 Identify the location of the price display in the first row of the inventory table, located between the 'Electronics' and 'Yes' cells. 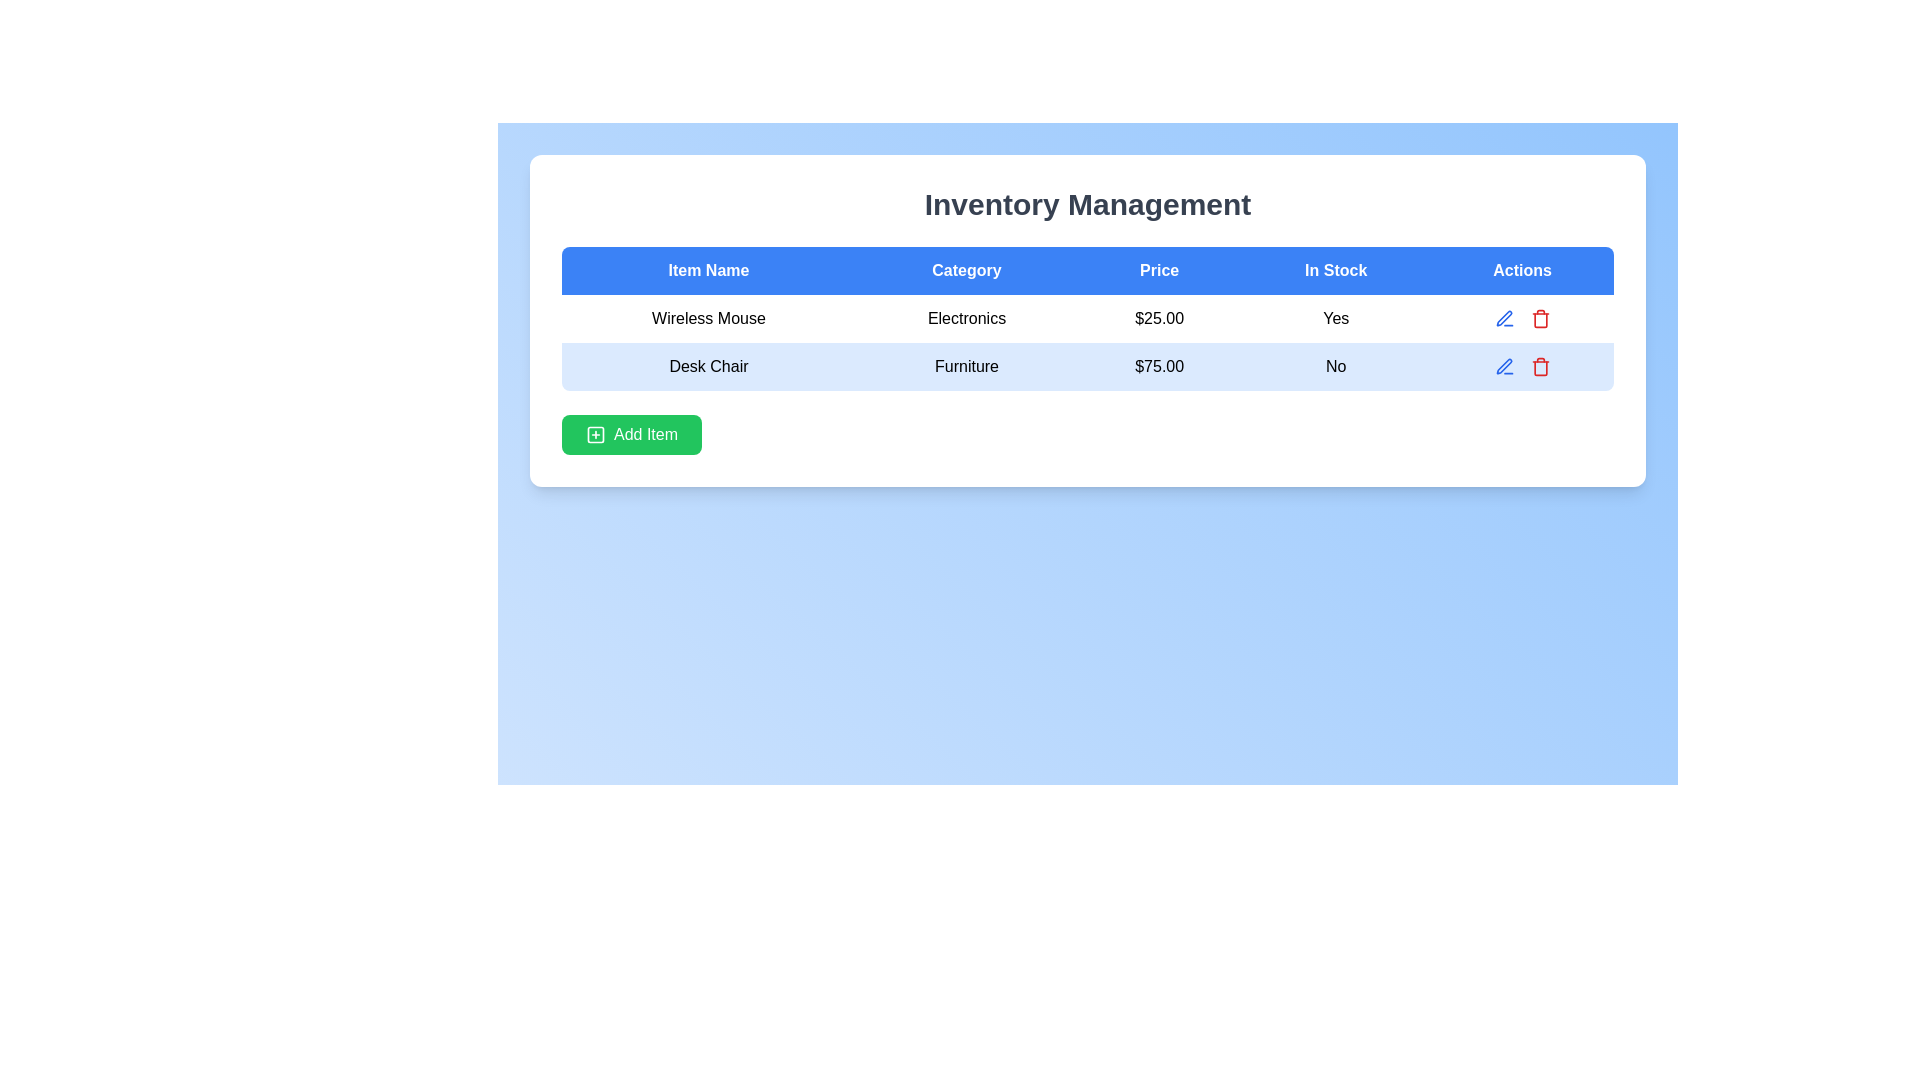
(1159, 318).